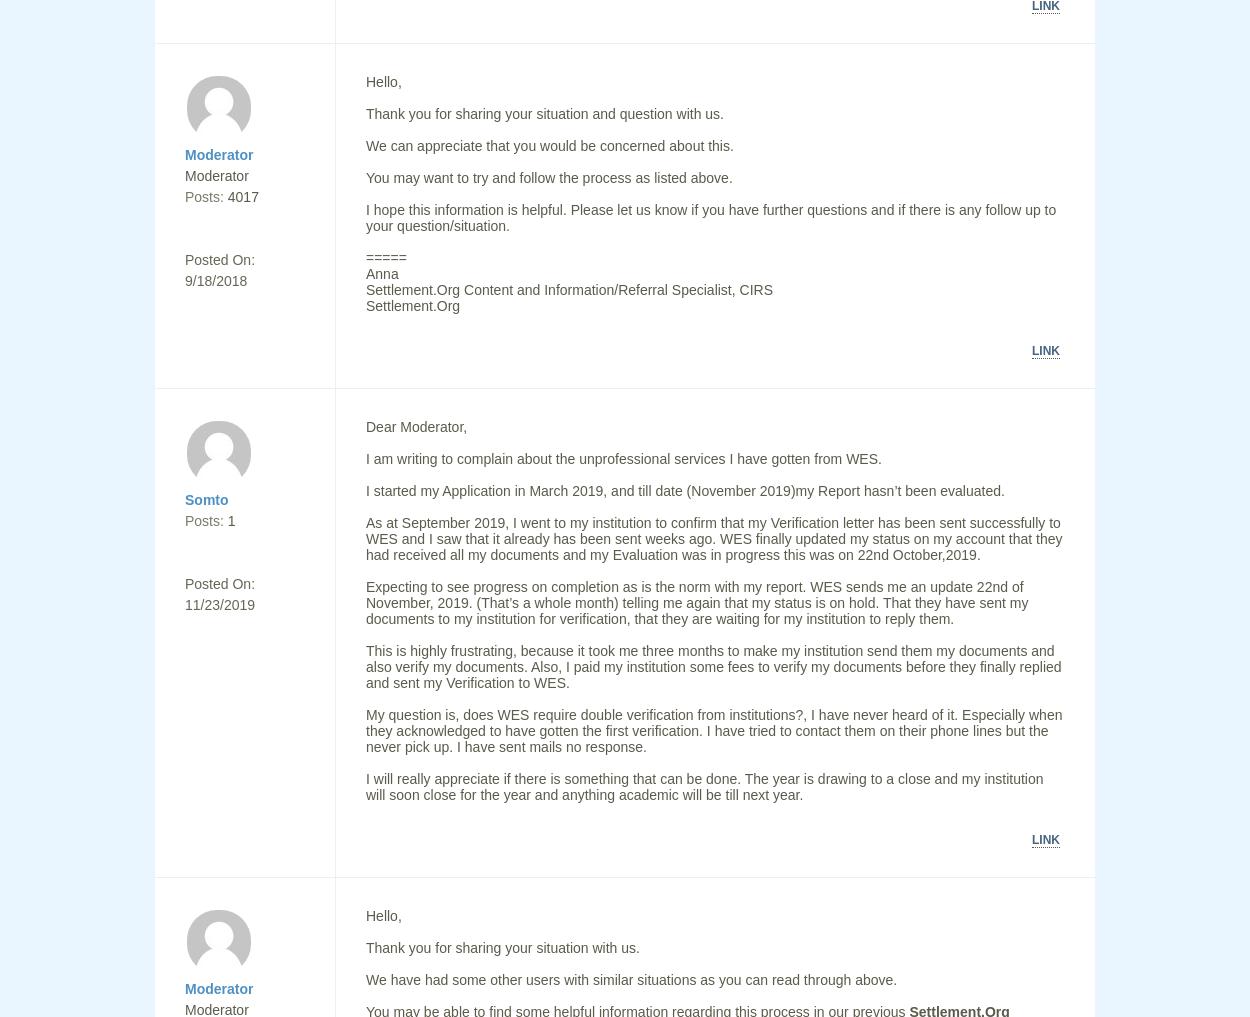 The height and width of the screenshot is (1017, 1250). Describe the element at coordinates (622, 457) in the screenshot. I see `'I am writing to complain about the unprofessional services I have gotten from WES.'` at that location.